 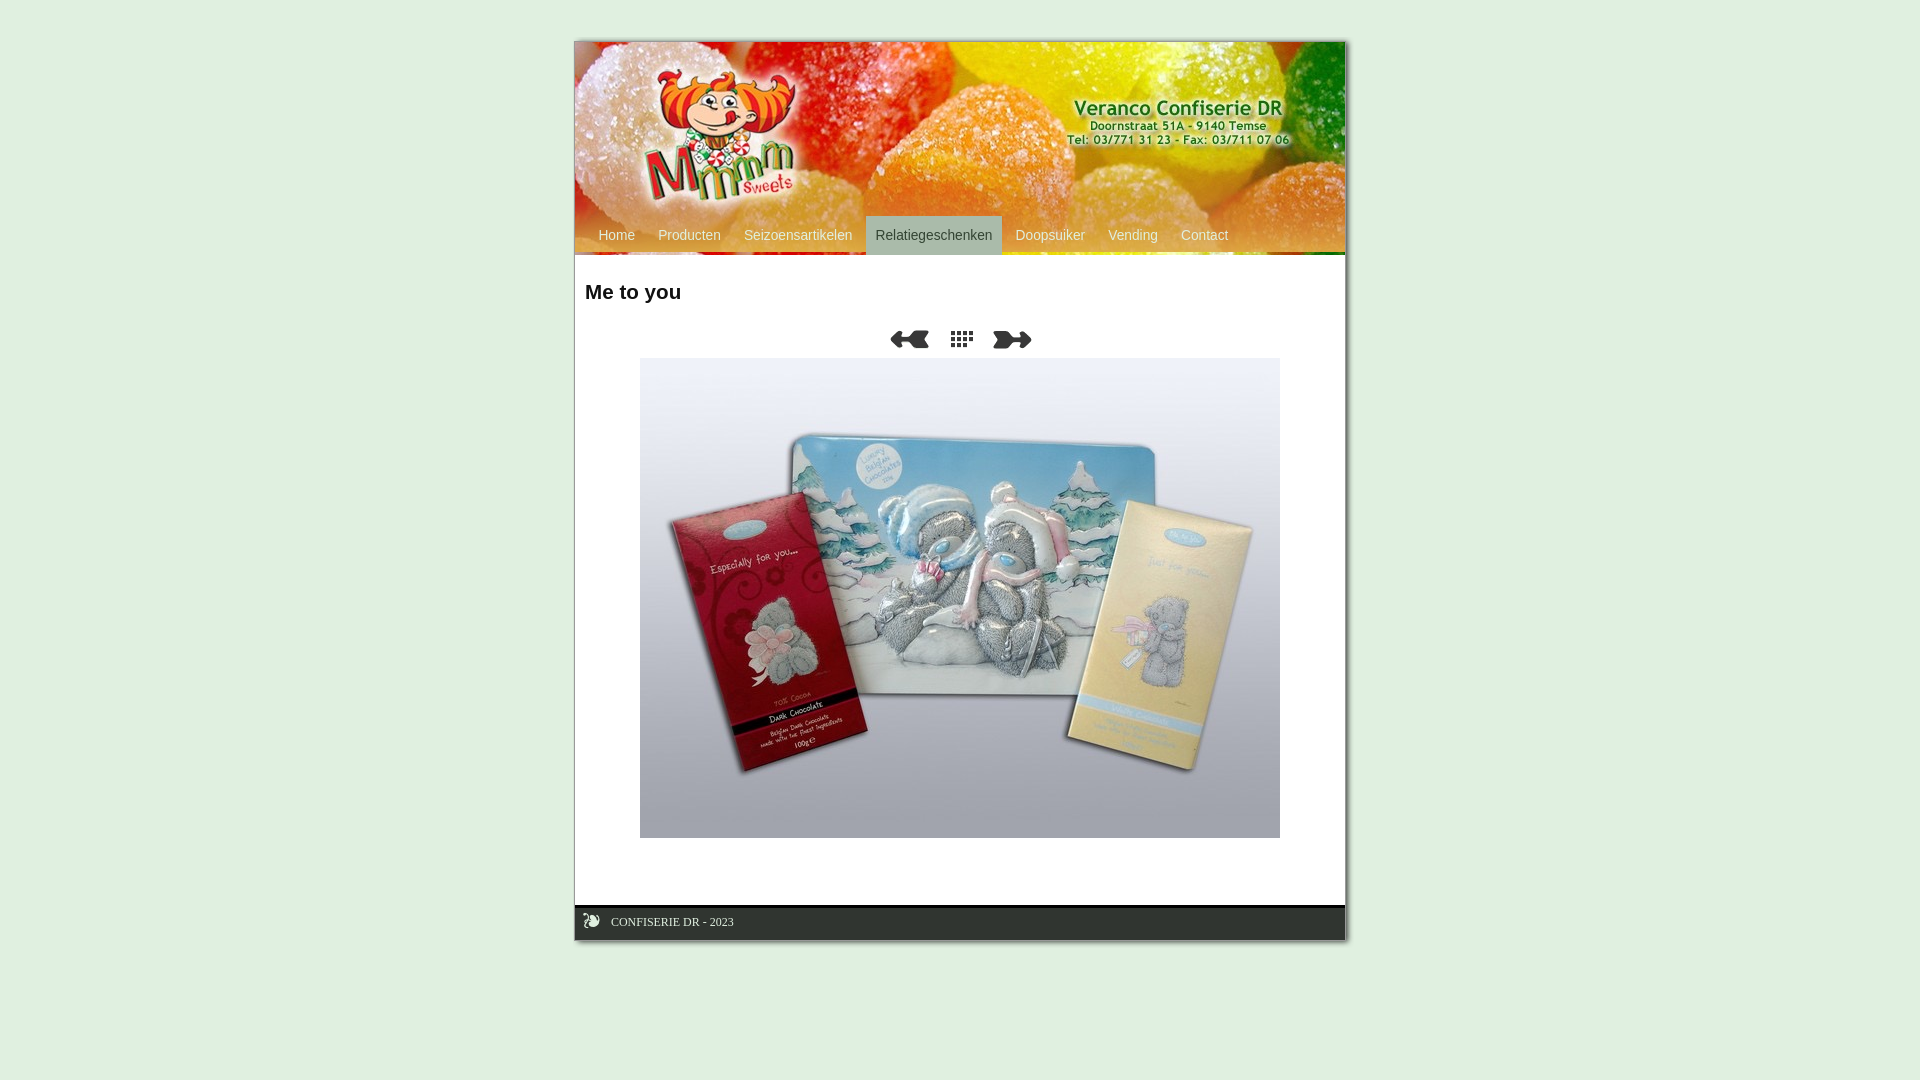 What do you see at coordinates (690, 234) in the screenshot?
I see `'Producten'` at bounding box center [690, 234].